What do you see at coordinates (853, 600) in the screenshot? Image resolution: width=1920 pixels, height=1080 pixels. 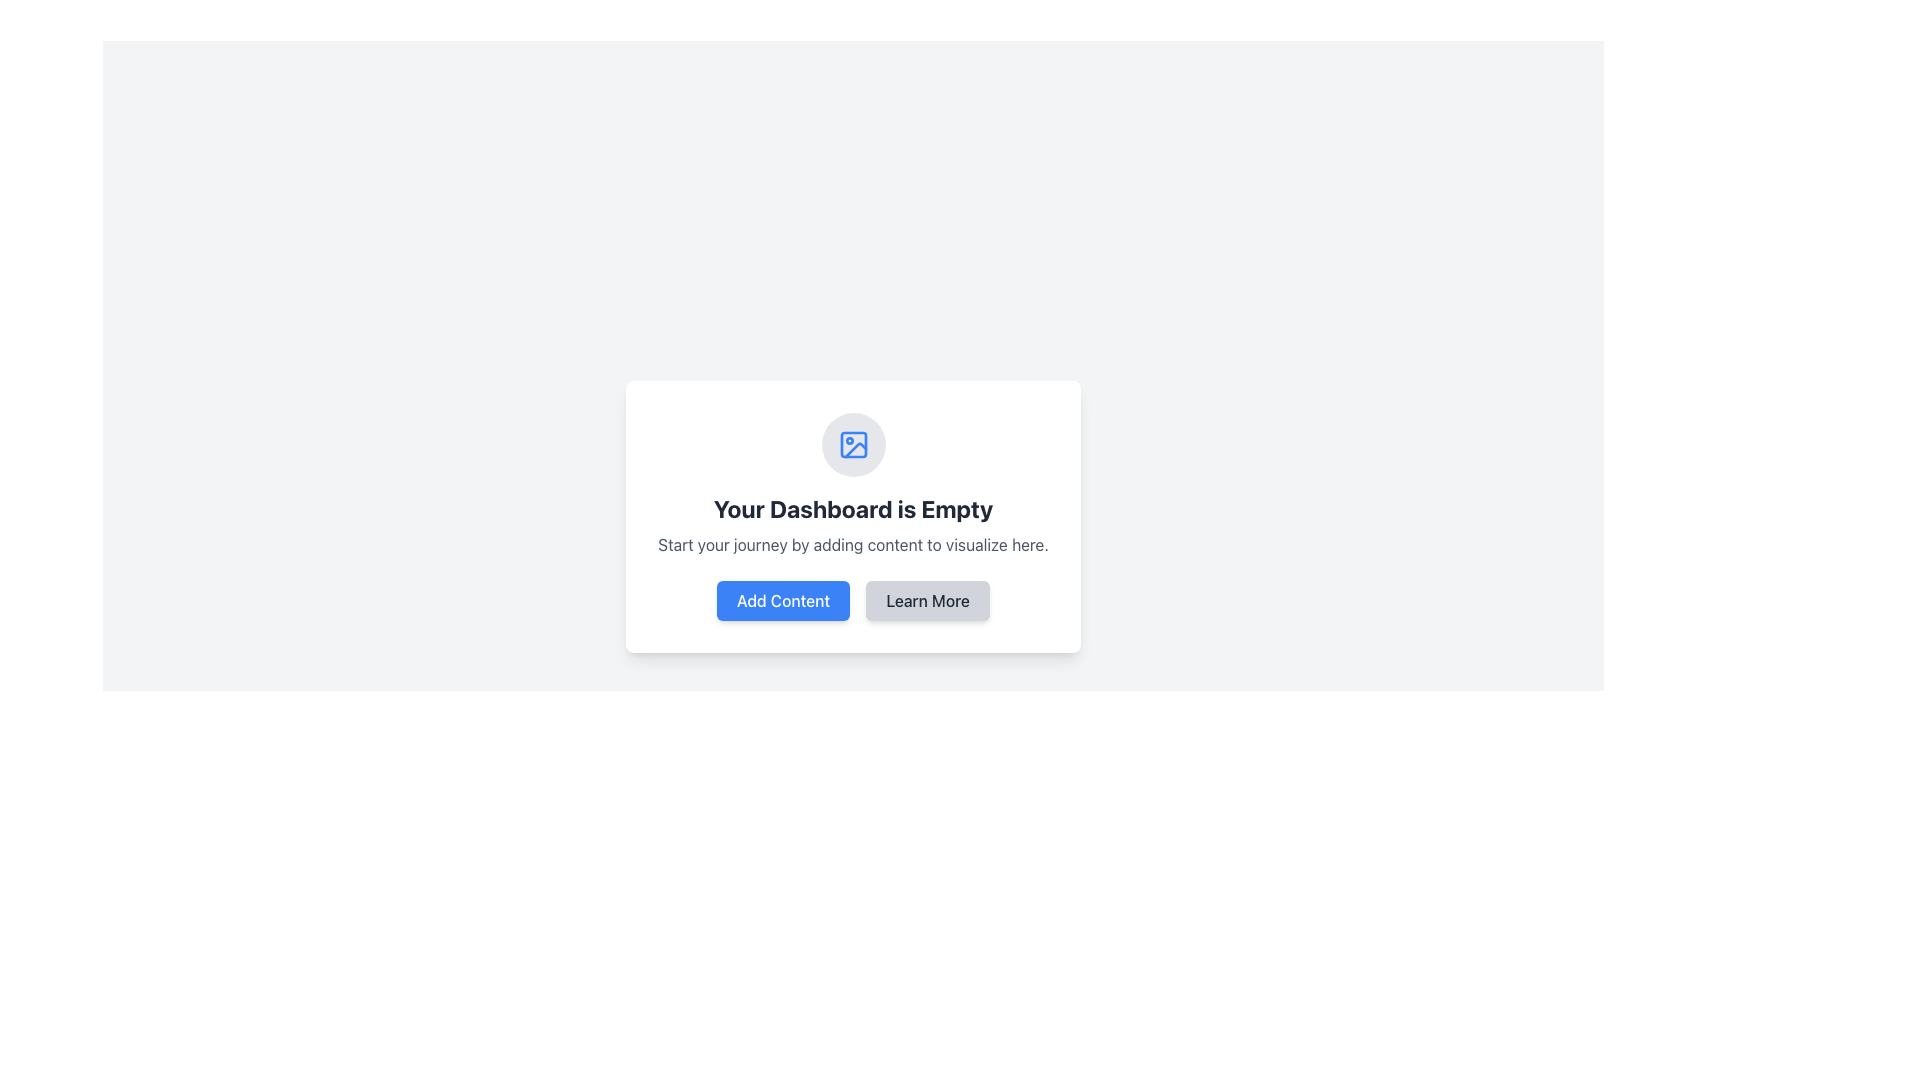 I see `the 'Add Content' button located on the left side of the Button Group within the central card interface` at bounding box center [853, 600].